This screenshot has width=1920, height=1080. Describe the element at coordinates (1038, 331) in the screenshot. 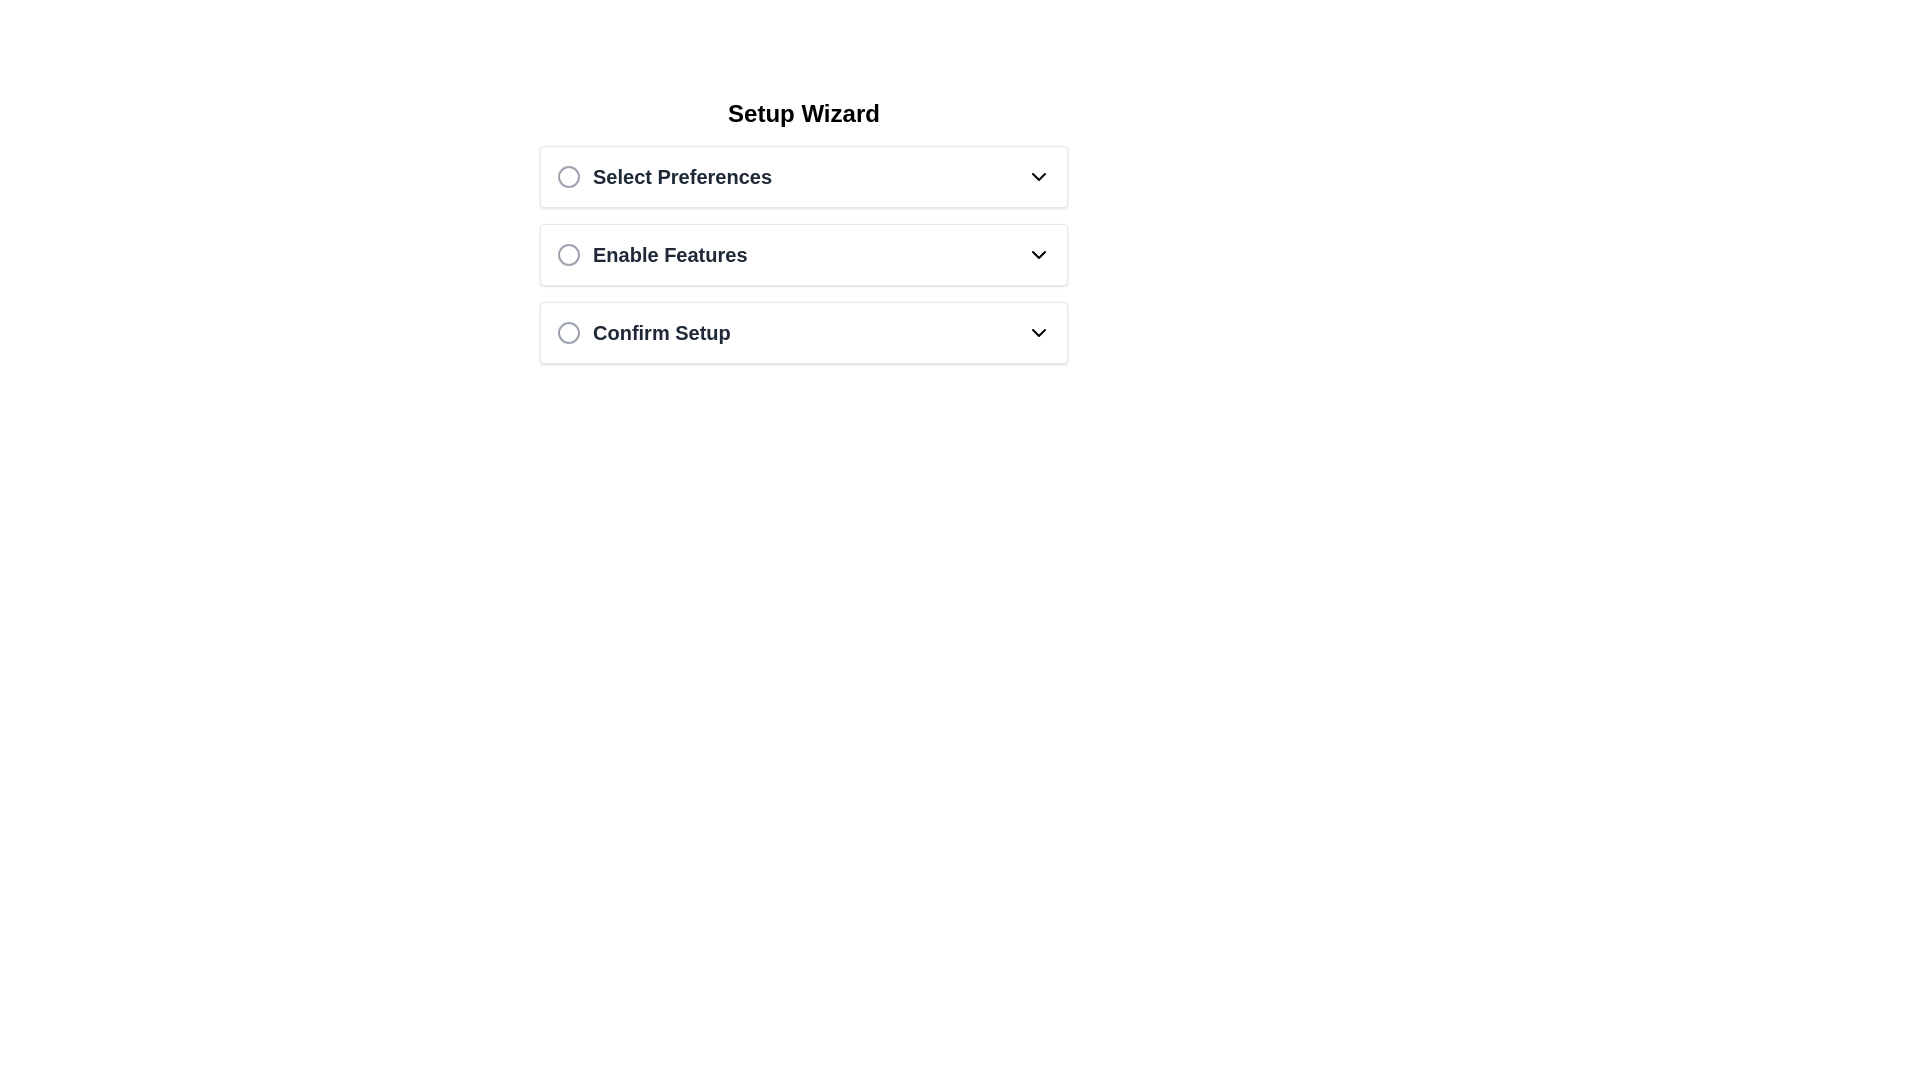

I see `the downward-pointing chevron icon located to the right side of the 'Confirm Setup' text` at that location.